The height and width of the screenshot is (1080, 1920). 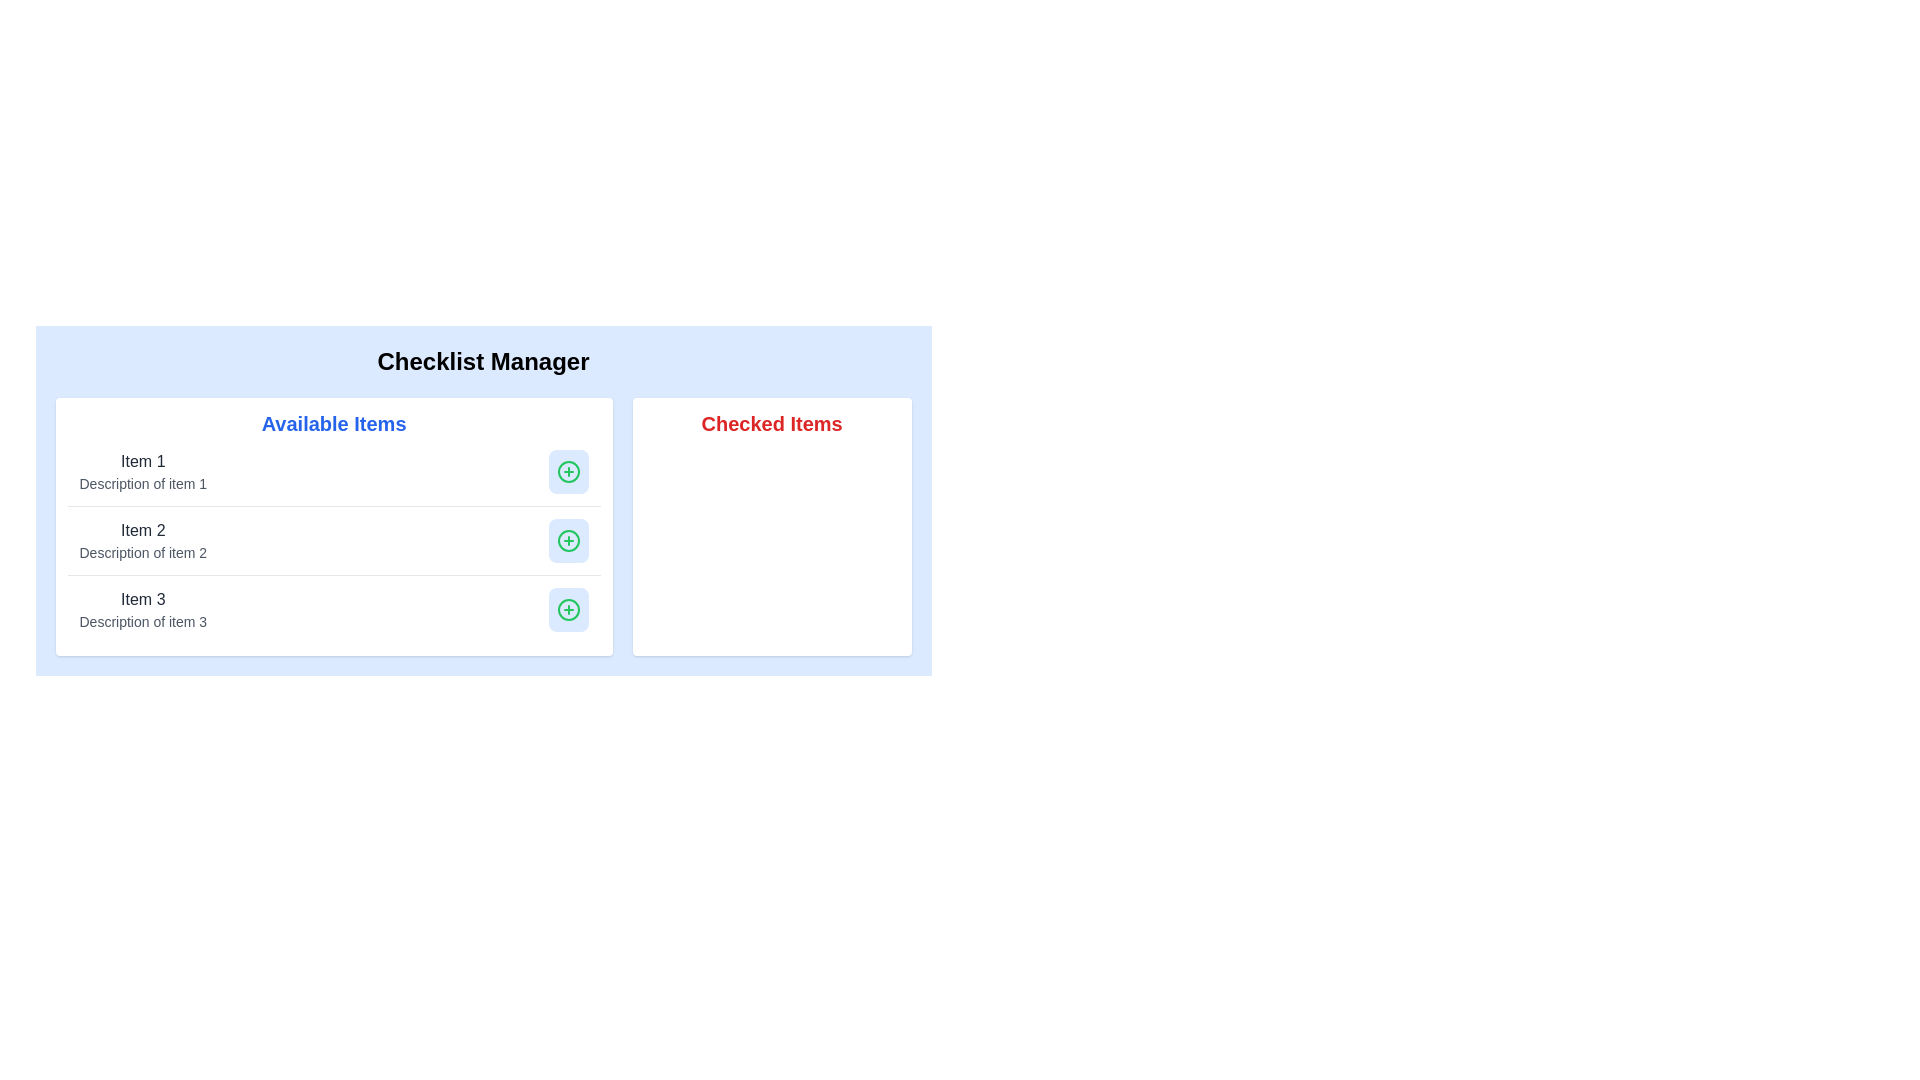 What do you see at coordinates (567, 608) in the screenshot?
I see `the button located to the right of 'Item 3' in the 'Available Items' section, aligned vertically in the third row` at bounding box center [567, 608].